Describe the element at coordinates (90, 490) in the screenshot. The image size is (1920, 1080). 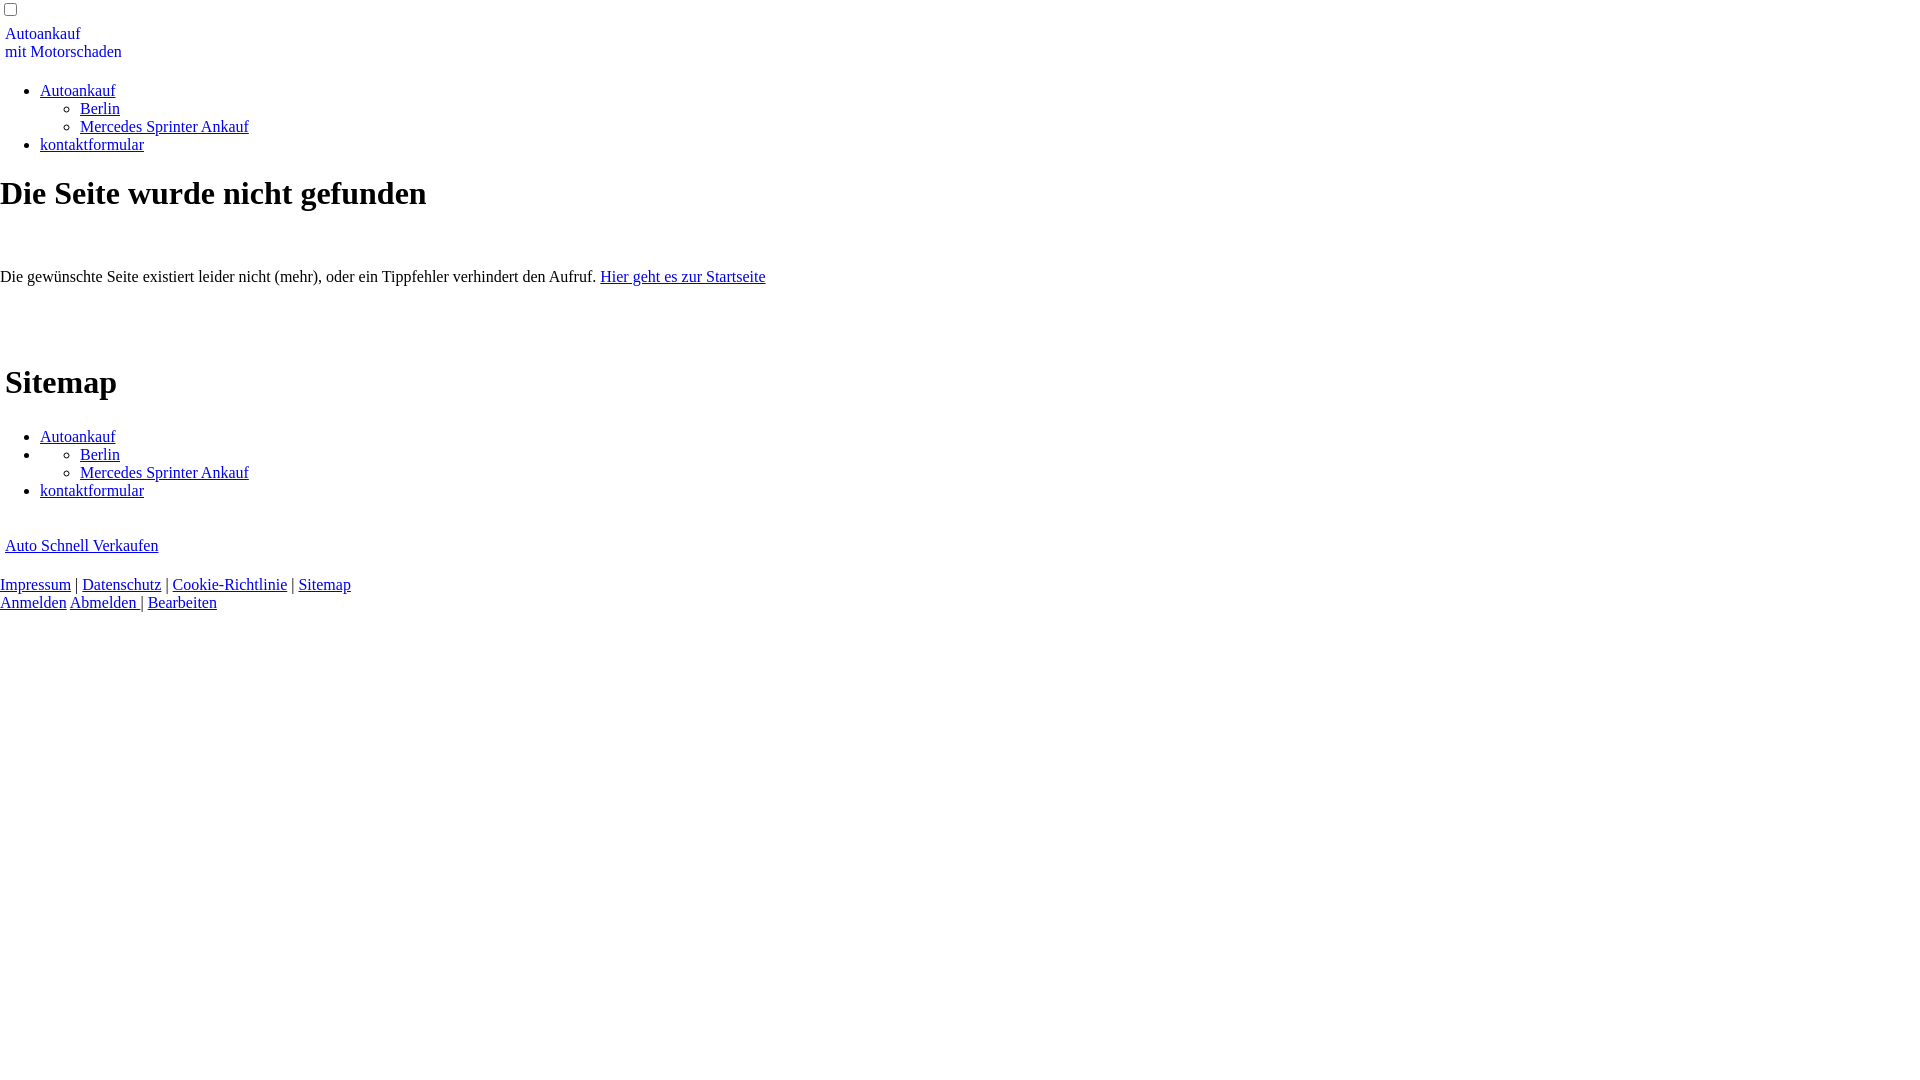
I see `'kontaktformular'` at that location.